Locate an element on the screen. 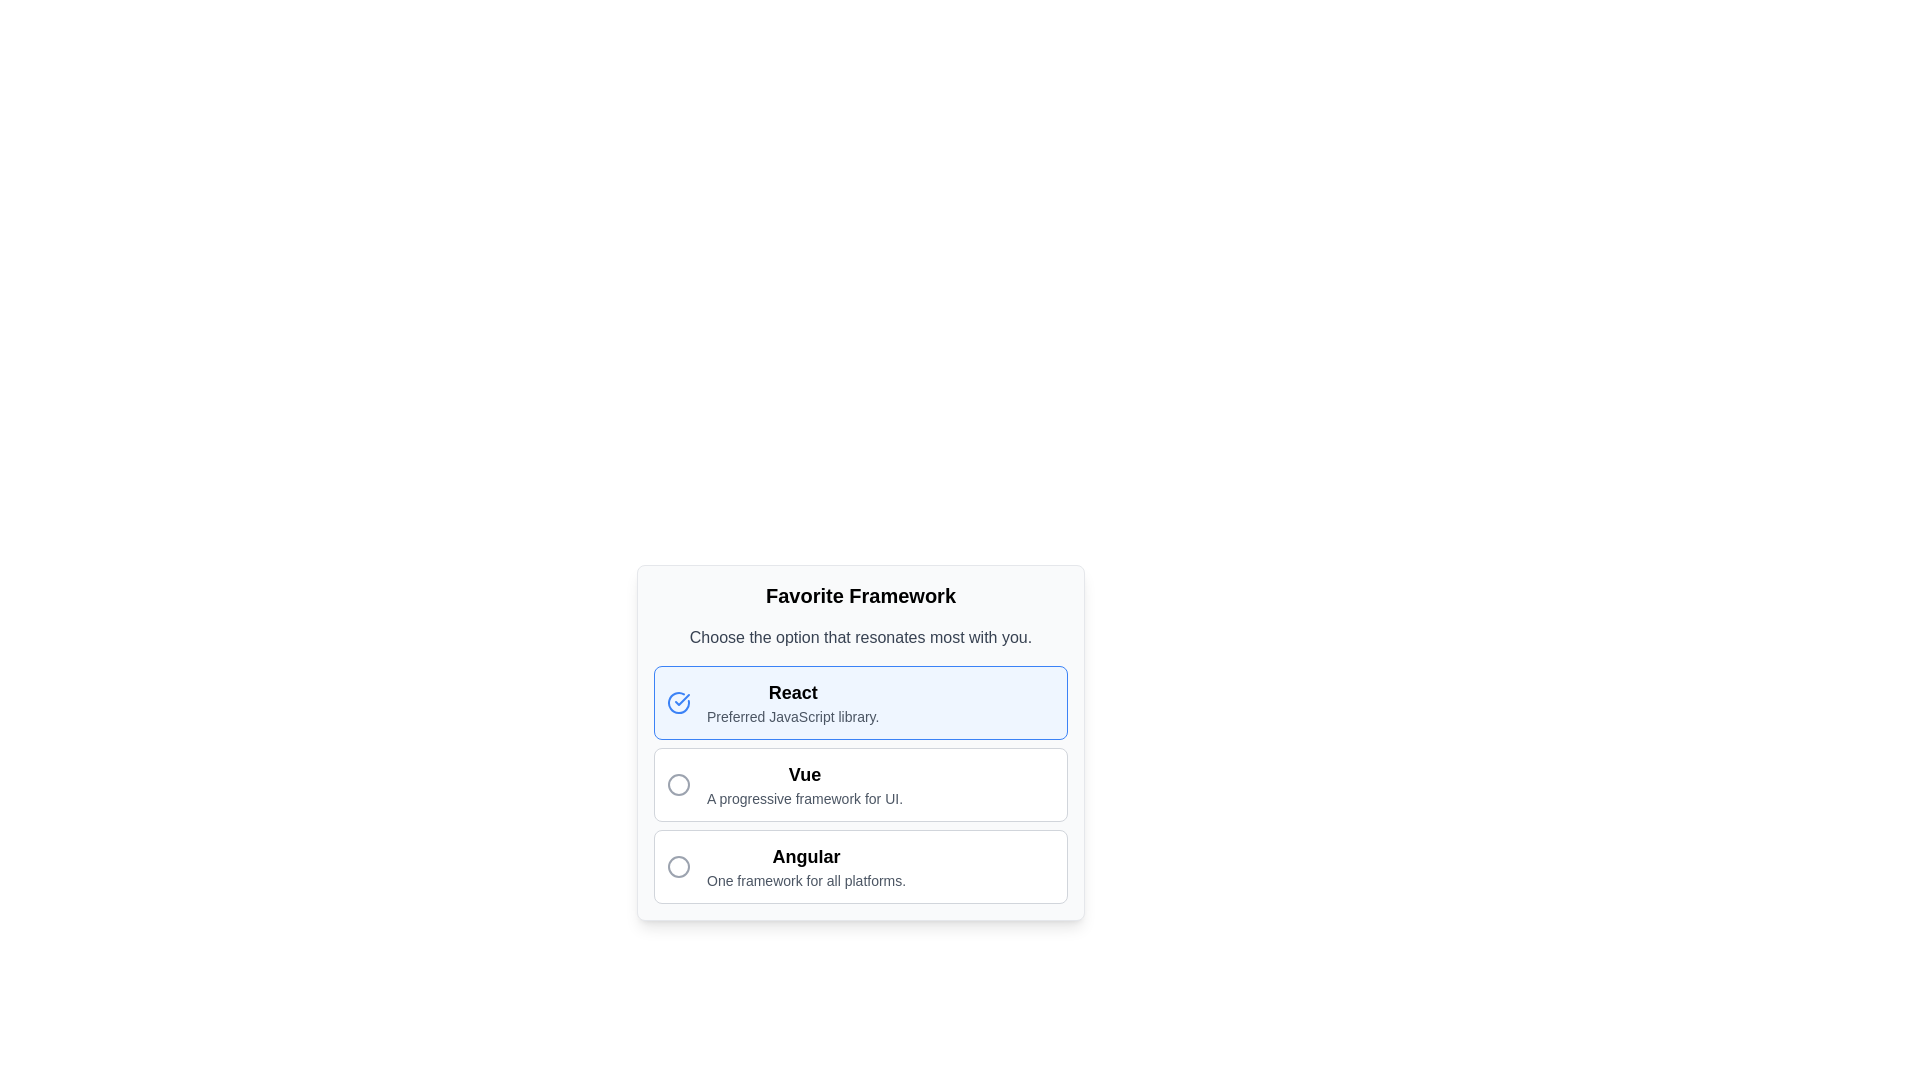 This screenshot has height=1080, width=1920. the 'React' text label, which is bold and prominently displayed on a light blue background, to interact with the adjacent selection indicators is located at coordinates (791, 692).